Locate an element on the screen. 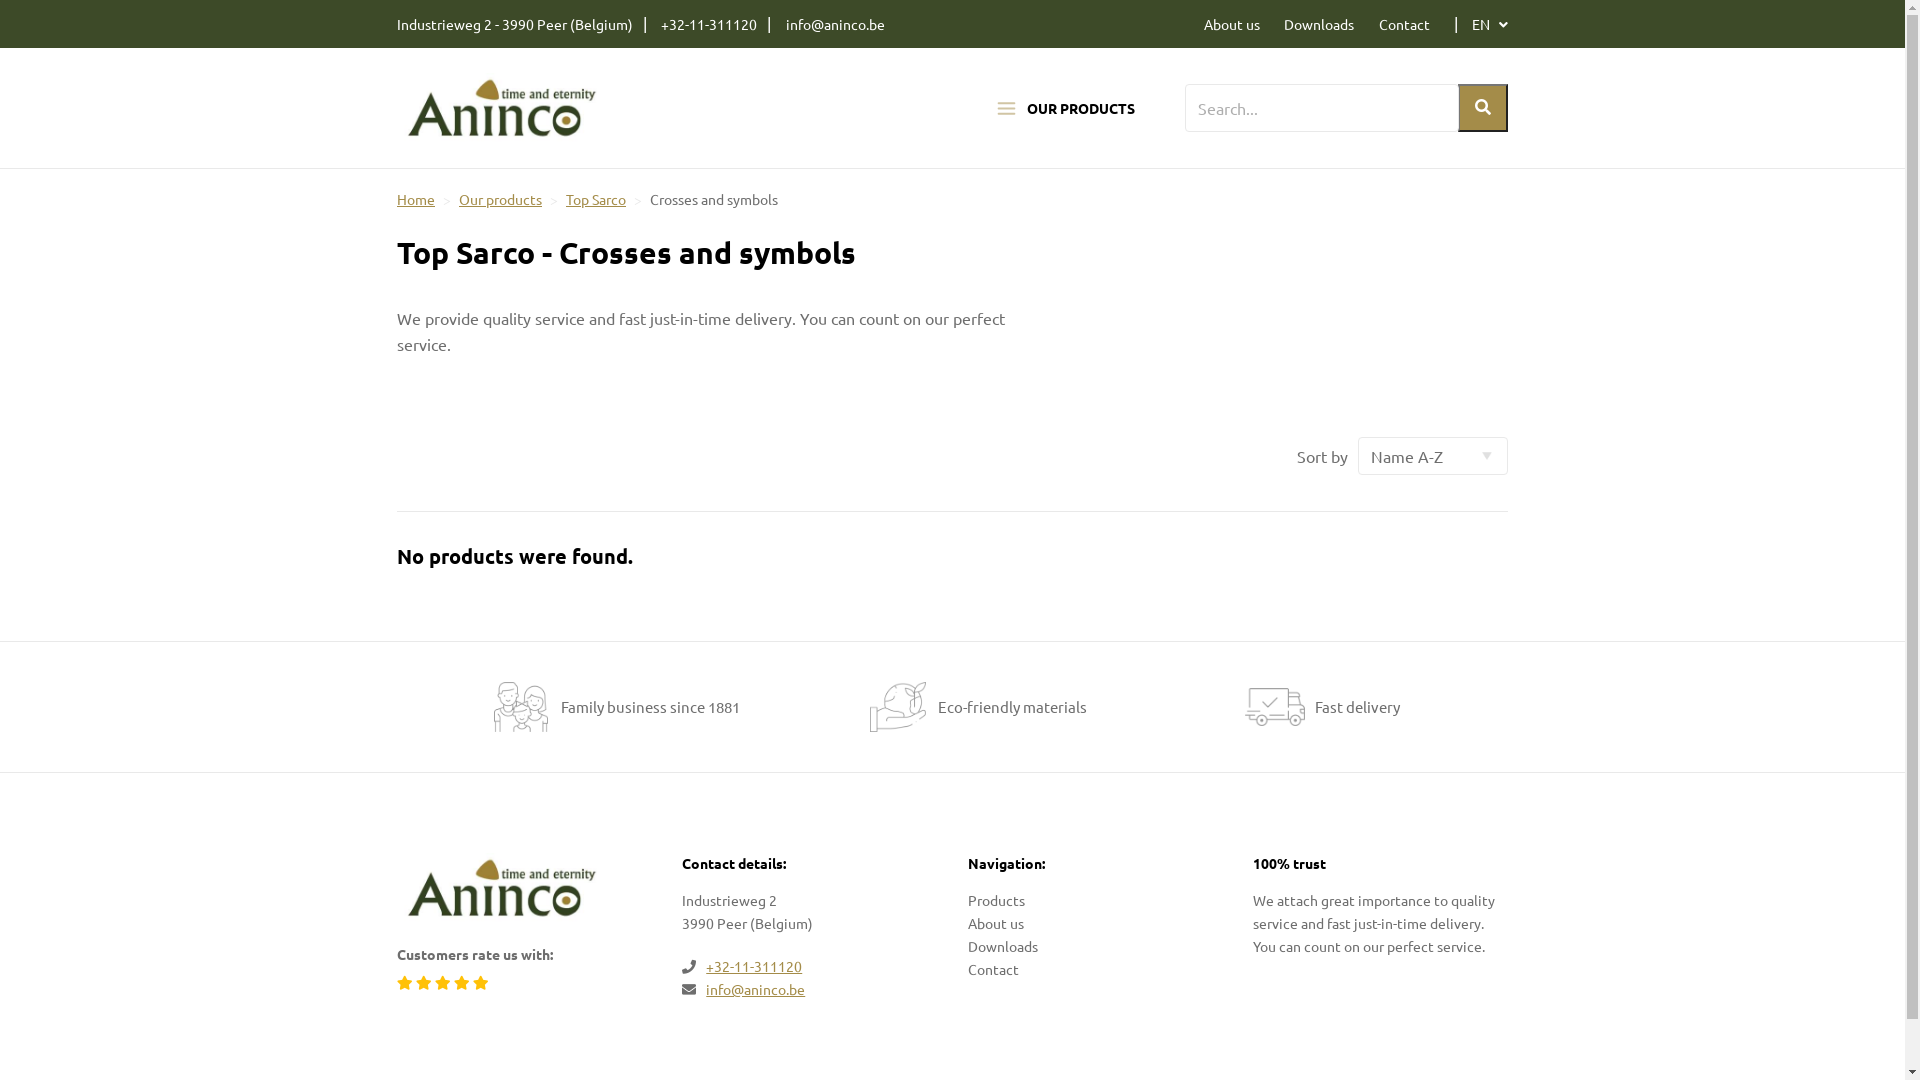  'info@aninco.be' is located at coordinates (835, 23).